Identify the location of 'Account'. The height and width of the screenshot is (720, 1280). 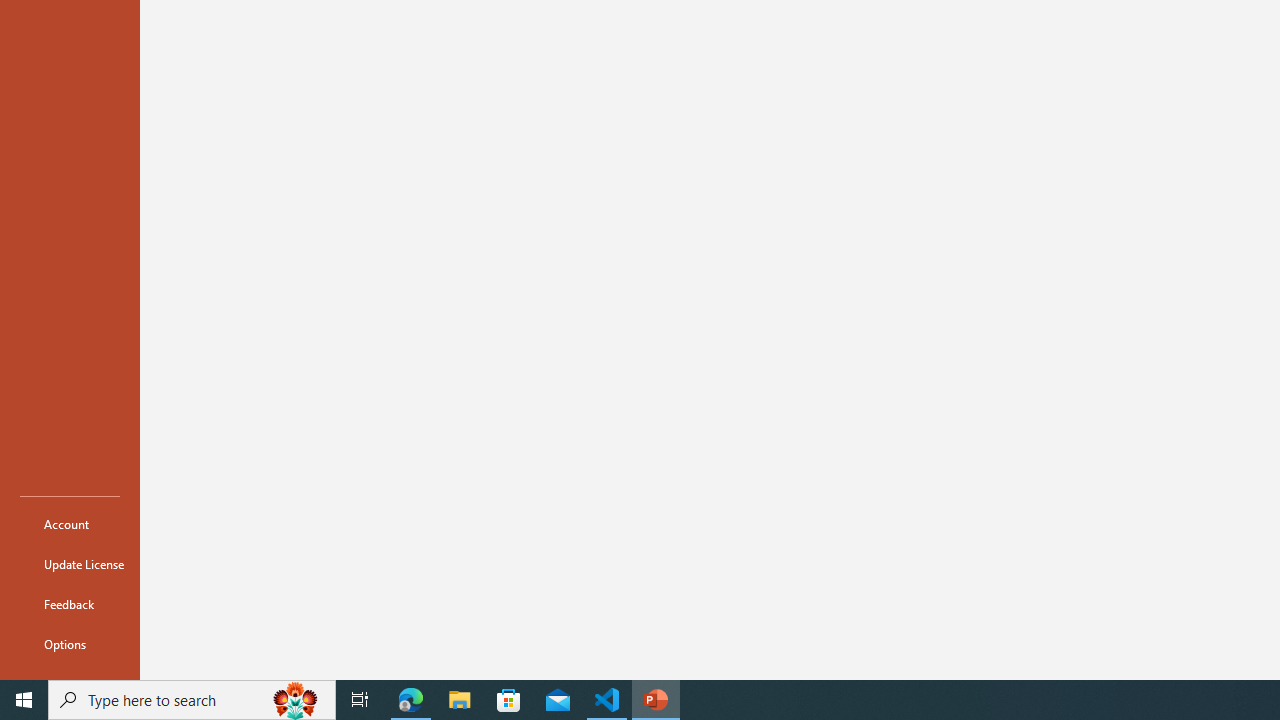
(69, 523).